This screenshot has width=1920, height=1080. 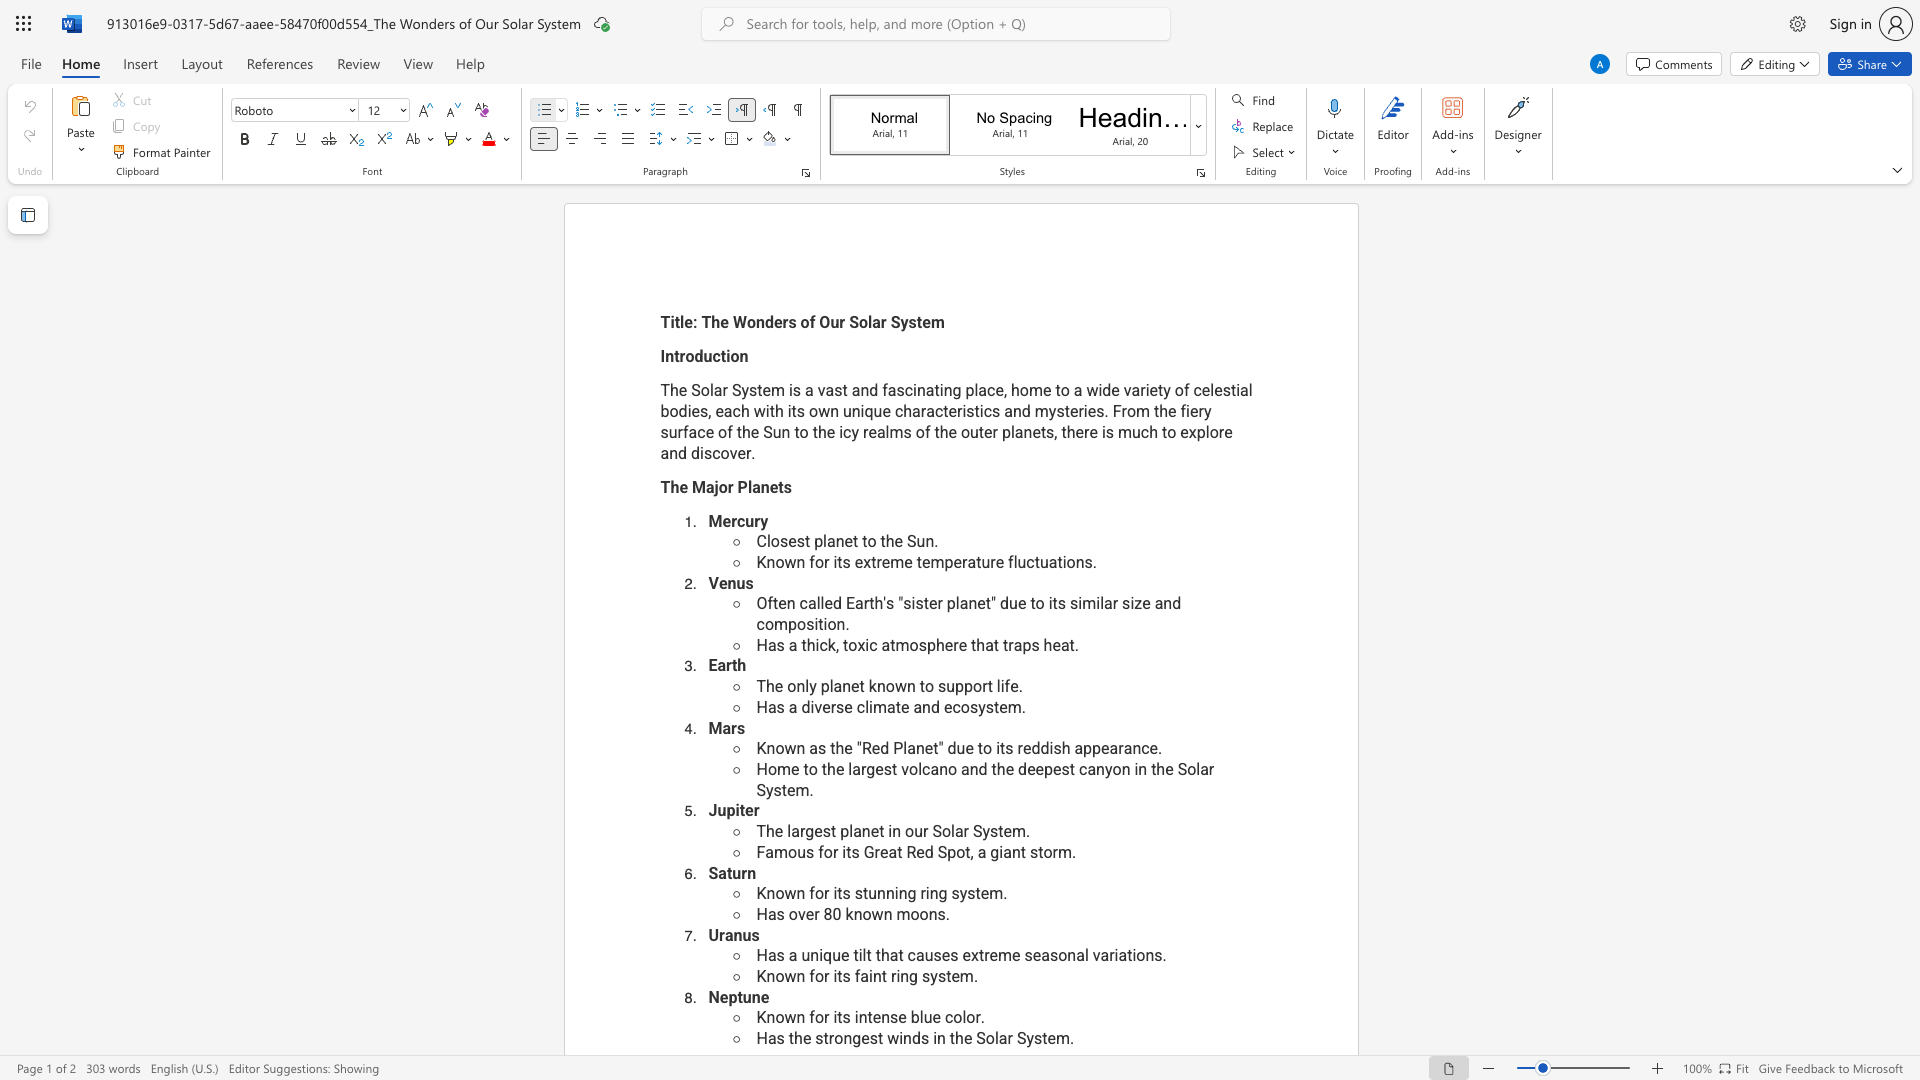 I want to click on the space between the continuous character "u" and "p" in the text, so click(x=954, y=685).